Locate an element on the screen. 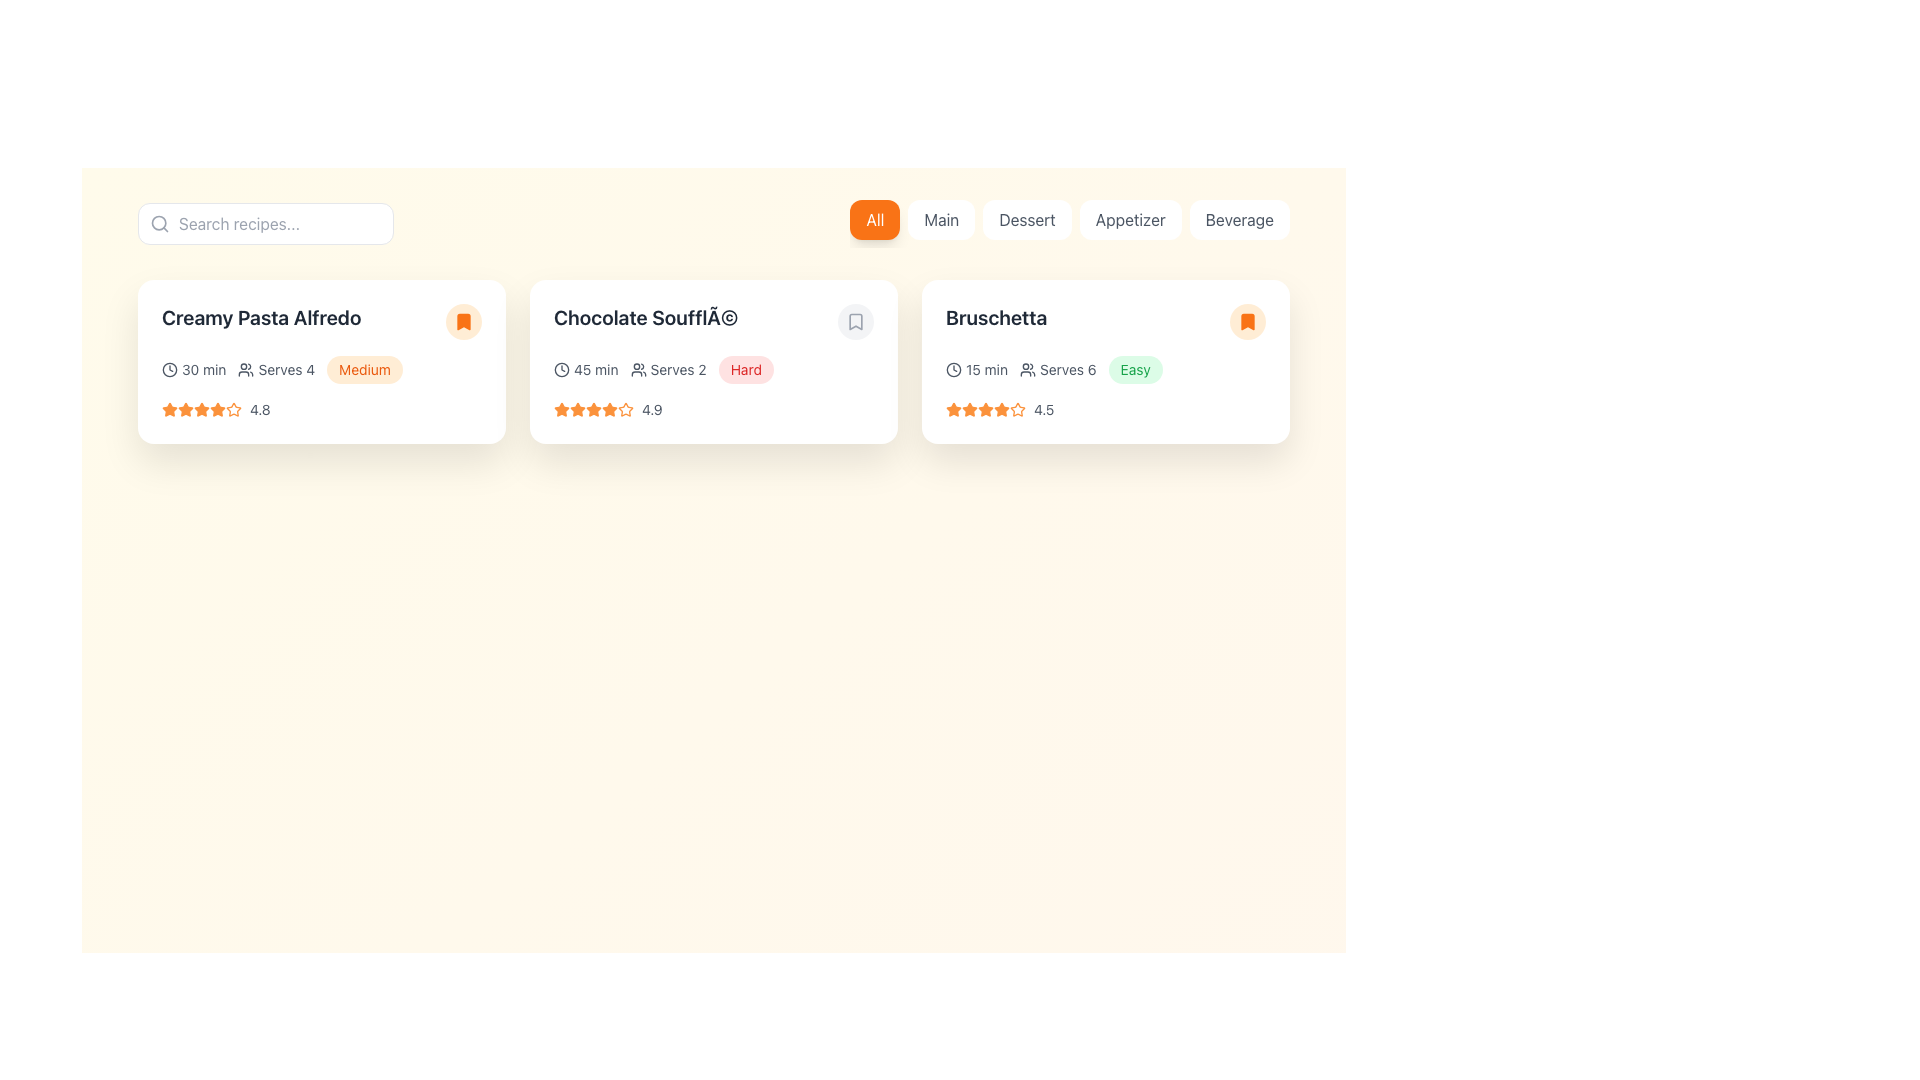 This screenshot has height=1080, width=1920. the 'Dessert' category button in the top-center navigation menu to trigger the hover effect is located at coordinates (1027, 219).